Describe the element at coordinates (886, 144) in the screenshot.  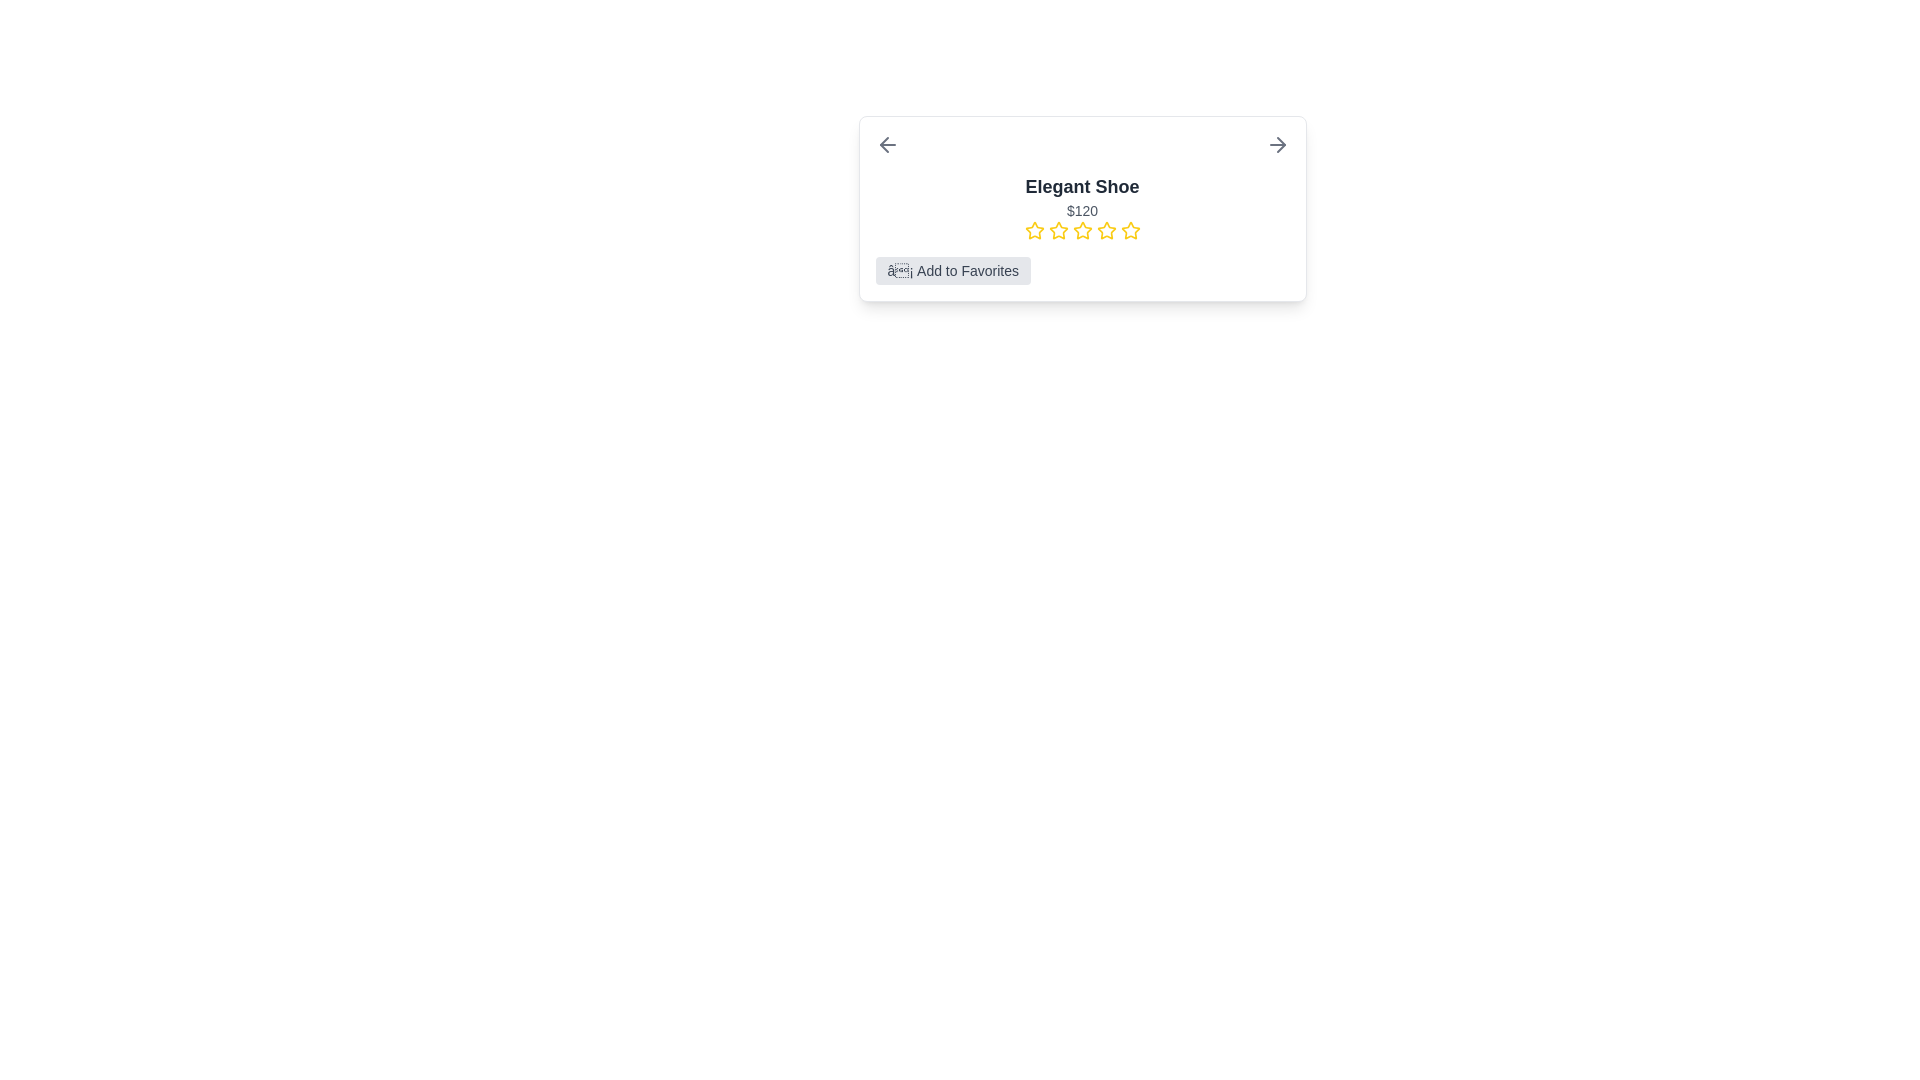
I see `the leftward-pointing gray arrow icon located at the top-left corner of the horizontal bar above the product card` at that location.